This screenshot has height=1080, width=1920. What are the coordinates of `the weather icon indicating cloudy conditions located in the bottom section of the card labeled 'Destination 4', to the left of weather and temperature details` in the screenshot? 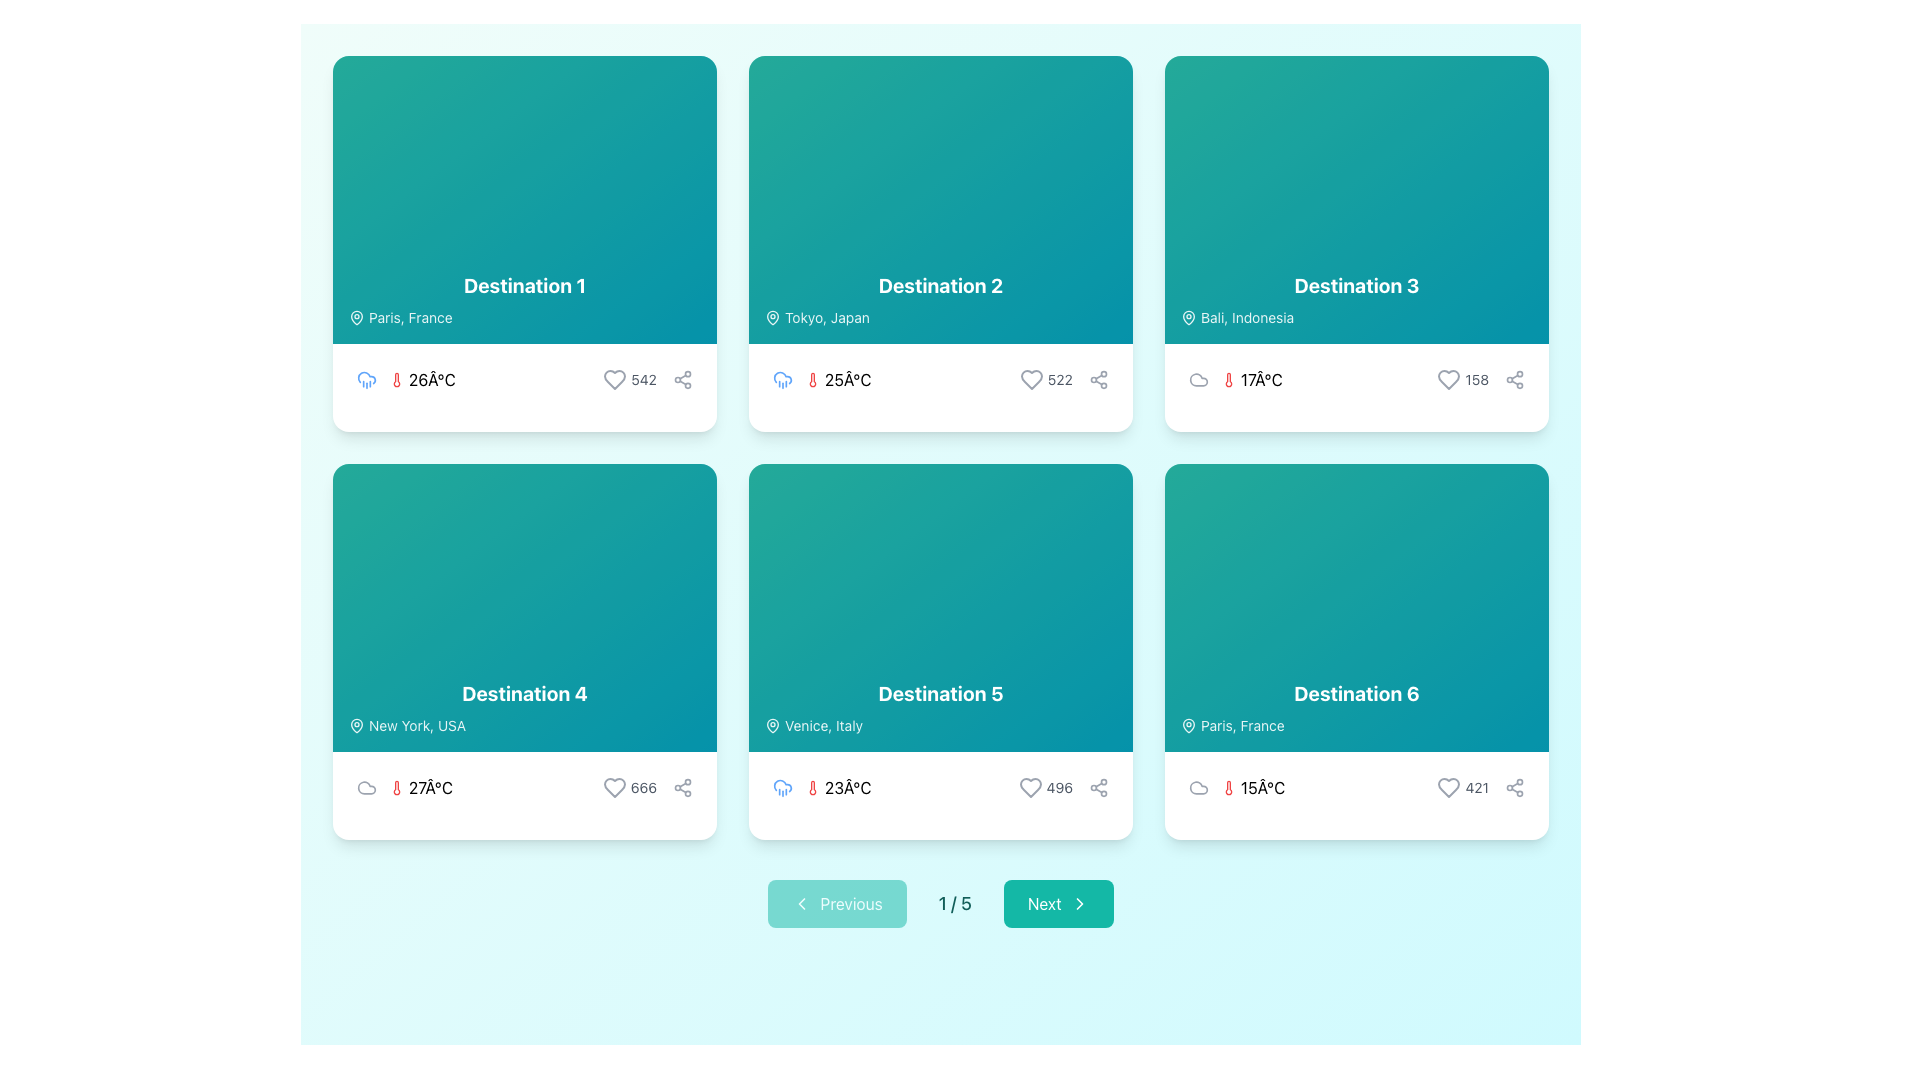 It's located at (366, 786).